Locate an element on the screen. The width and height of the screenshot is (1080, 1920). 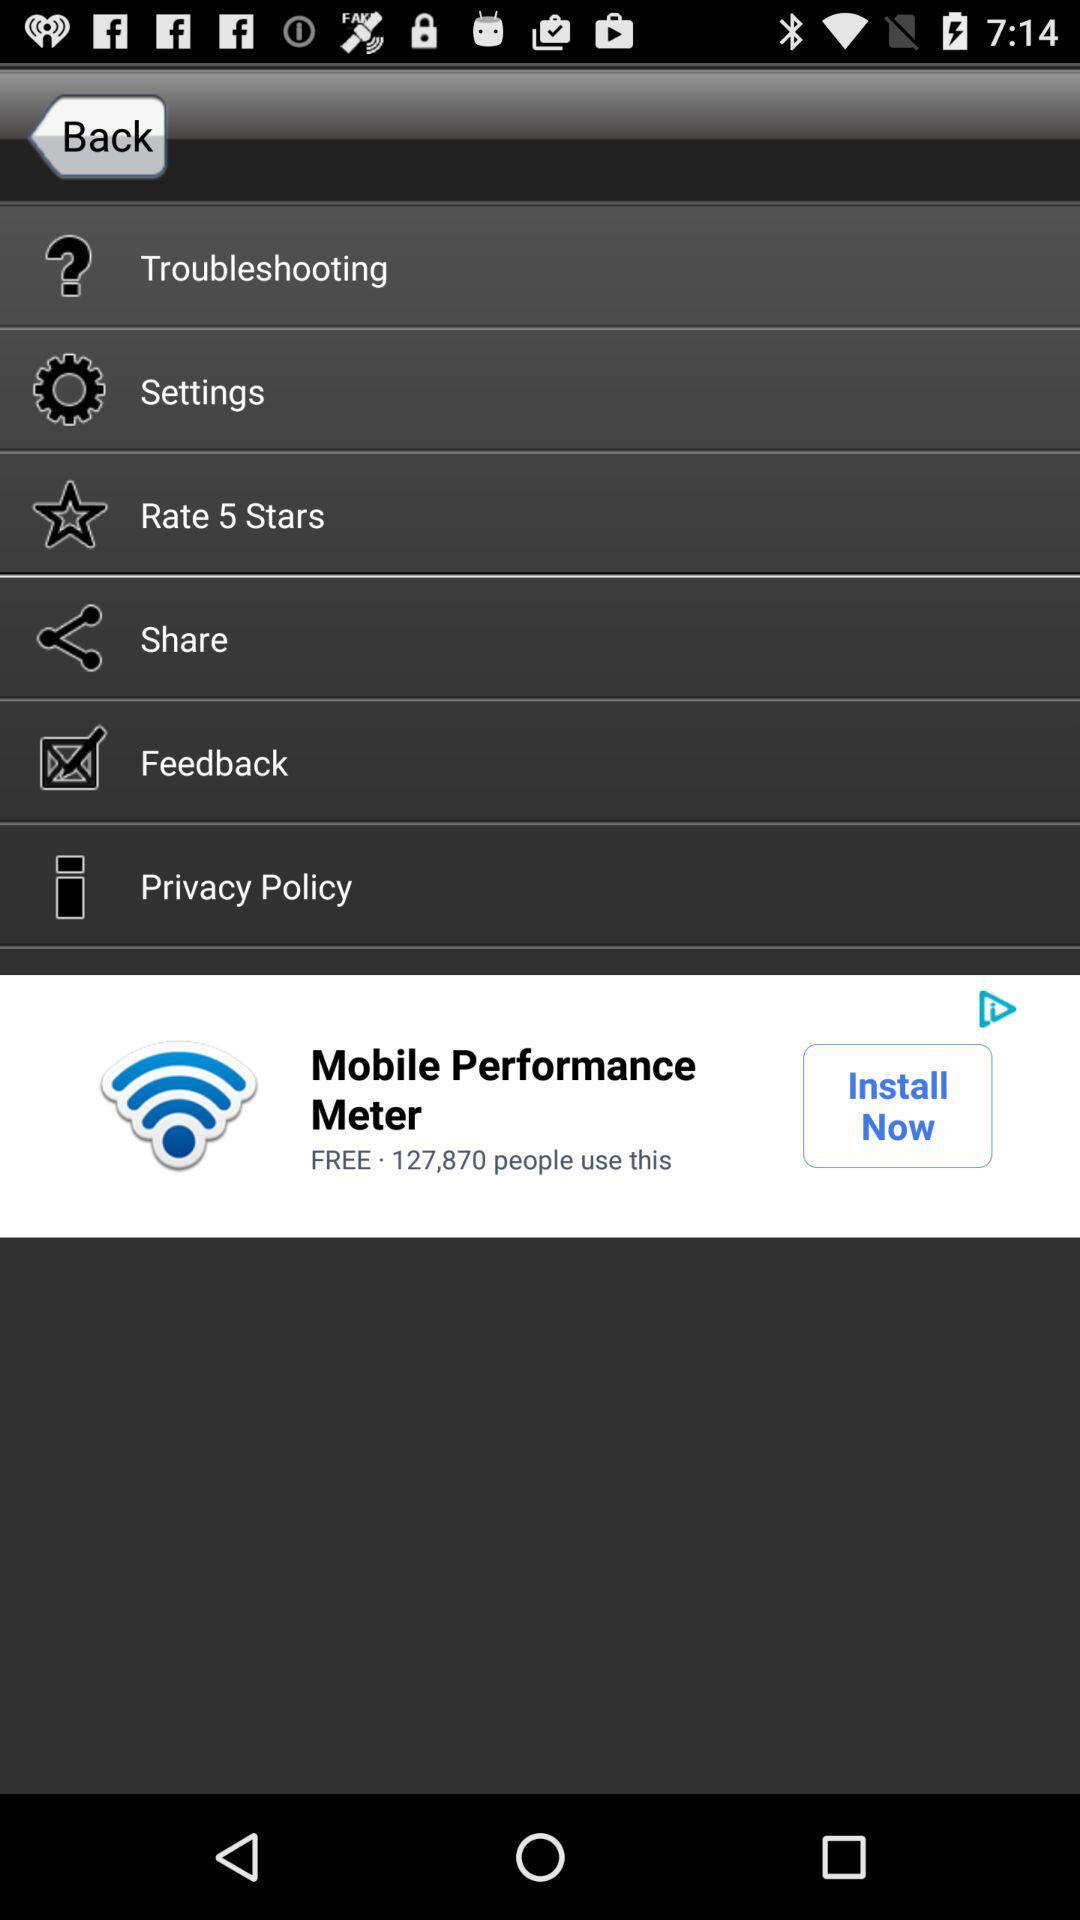
icon to the right of mobile performance meter is located at coordinates (896, 1104).